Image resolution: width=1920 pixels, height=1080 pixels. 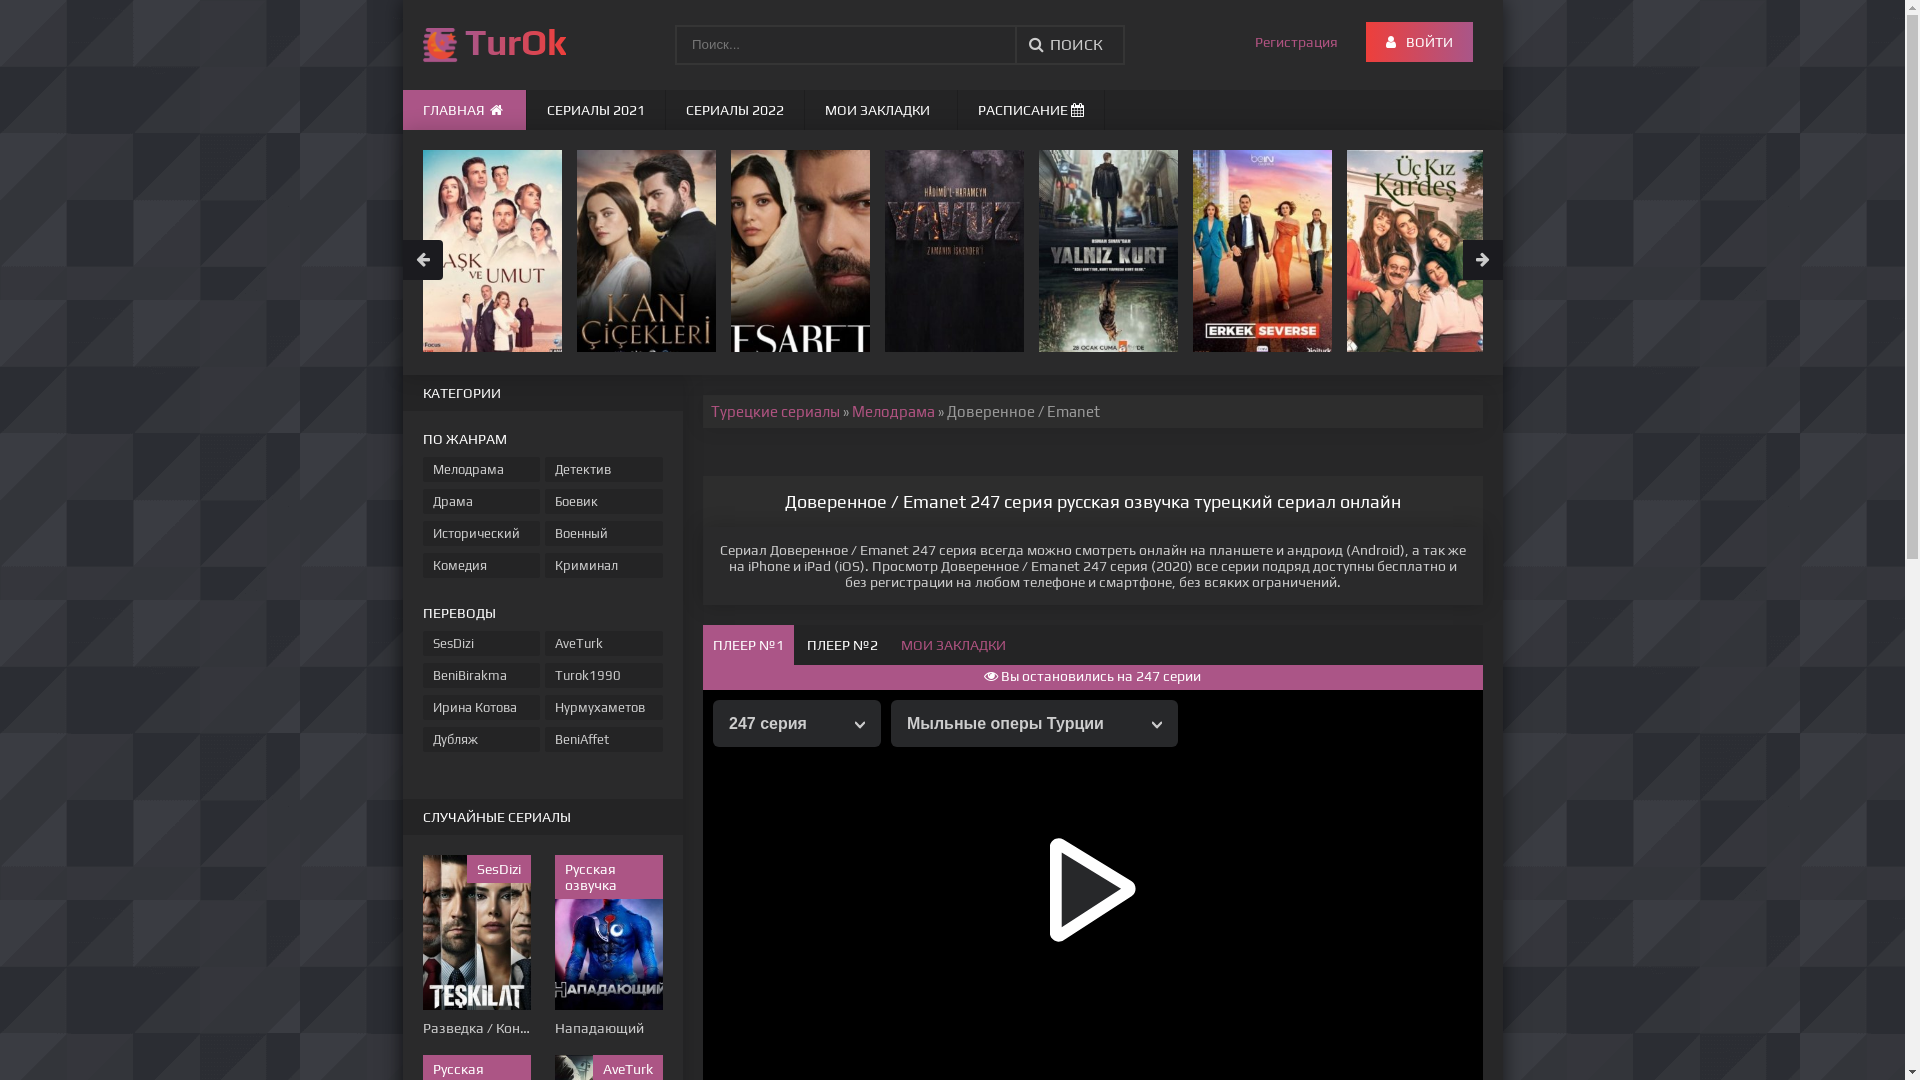 What do you see at coordinates (421, 643) in the screenshot?
I see `'SesDizi'` at bounding box center [421, 643].